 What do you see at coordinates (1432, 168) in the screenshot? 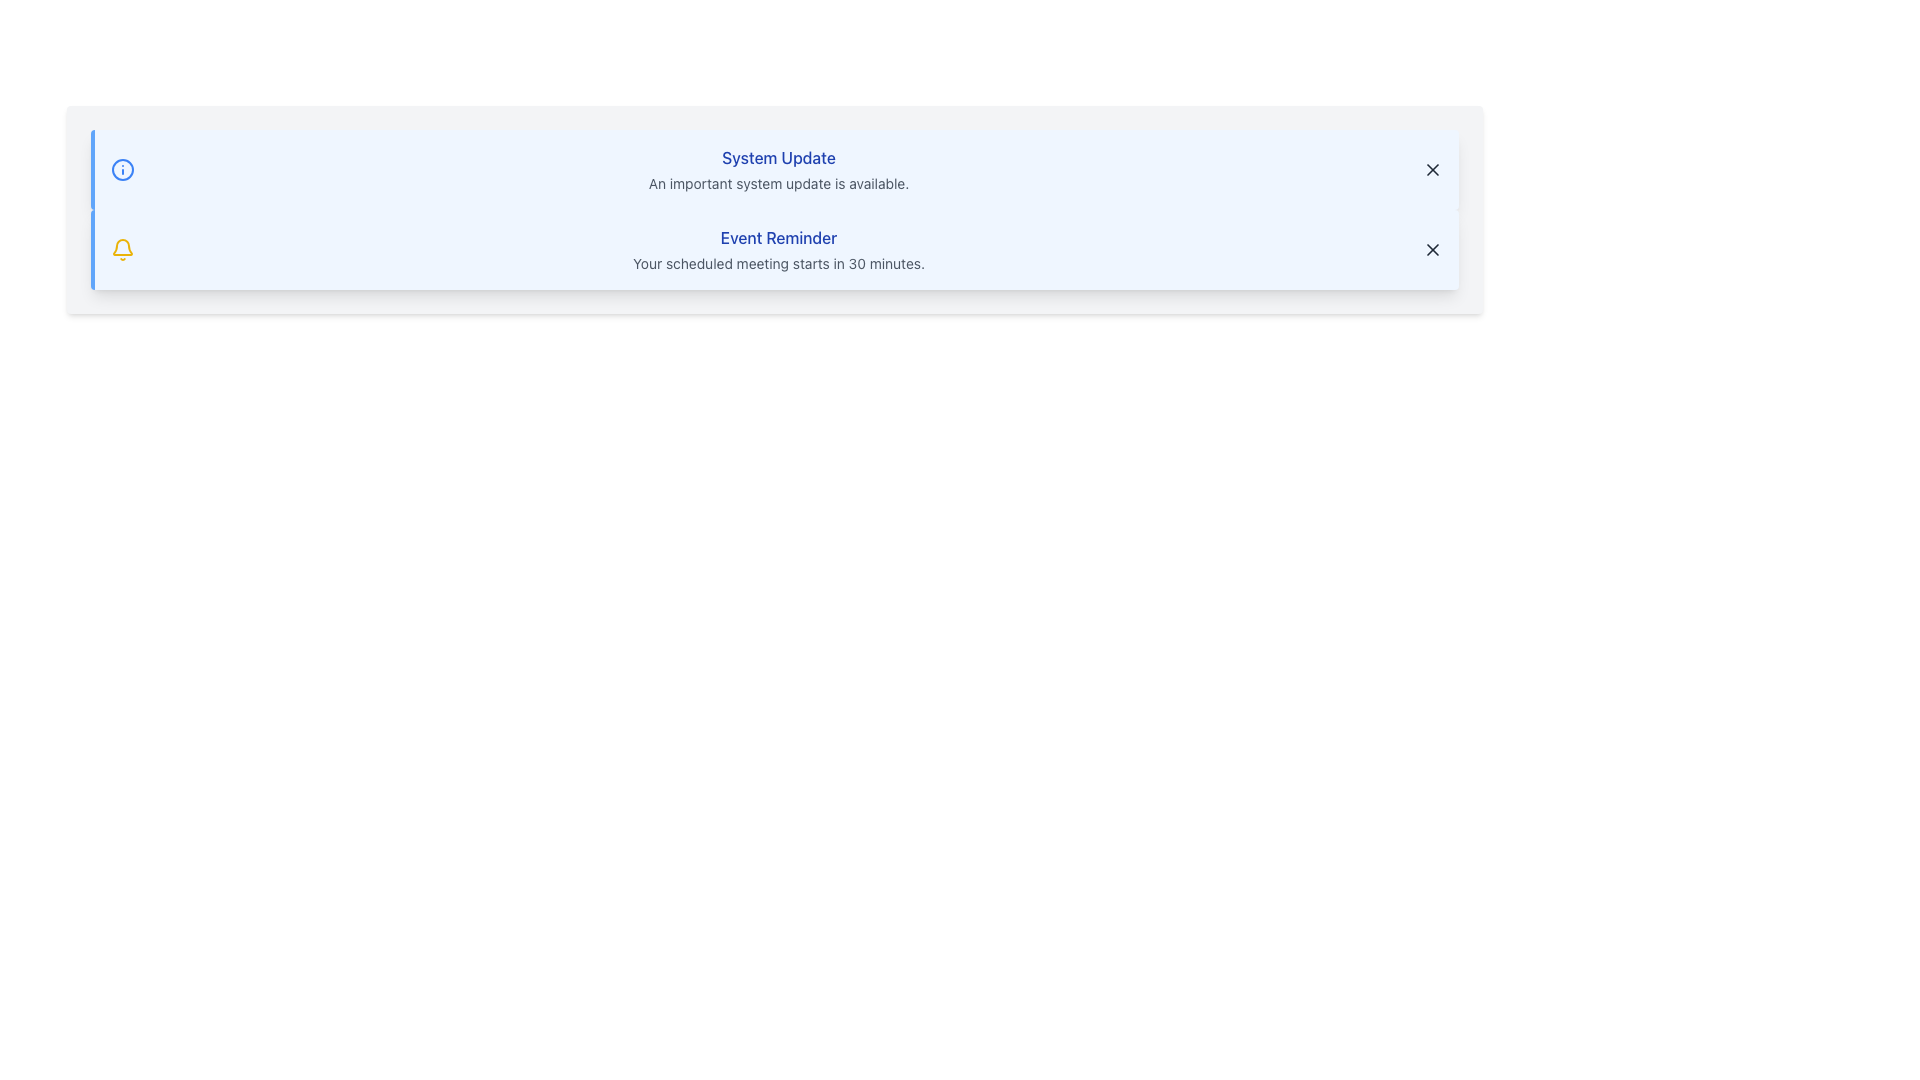
I see `the dismiss button (the 'X' icon) located at the top-right corner of the 'System Update' notification` at bounding box center [1432, 168].